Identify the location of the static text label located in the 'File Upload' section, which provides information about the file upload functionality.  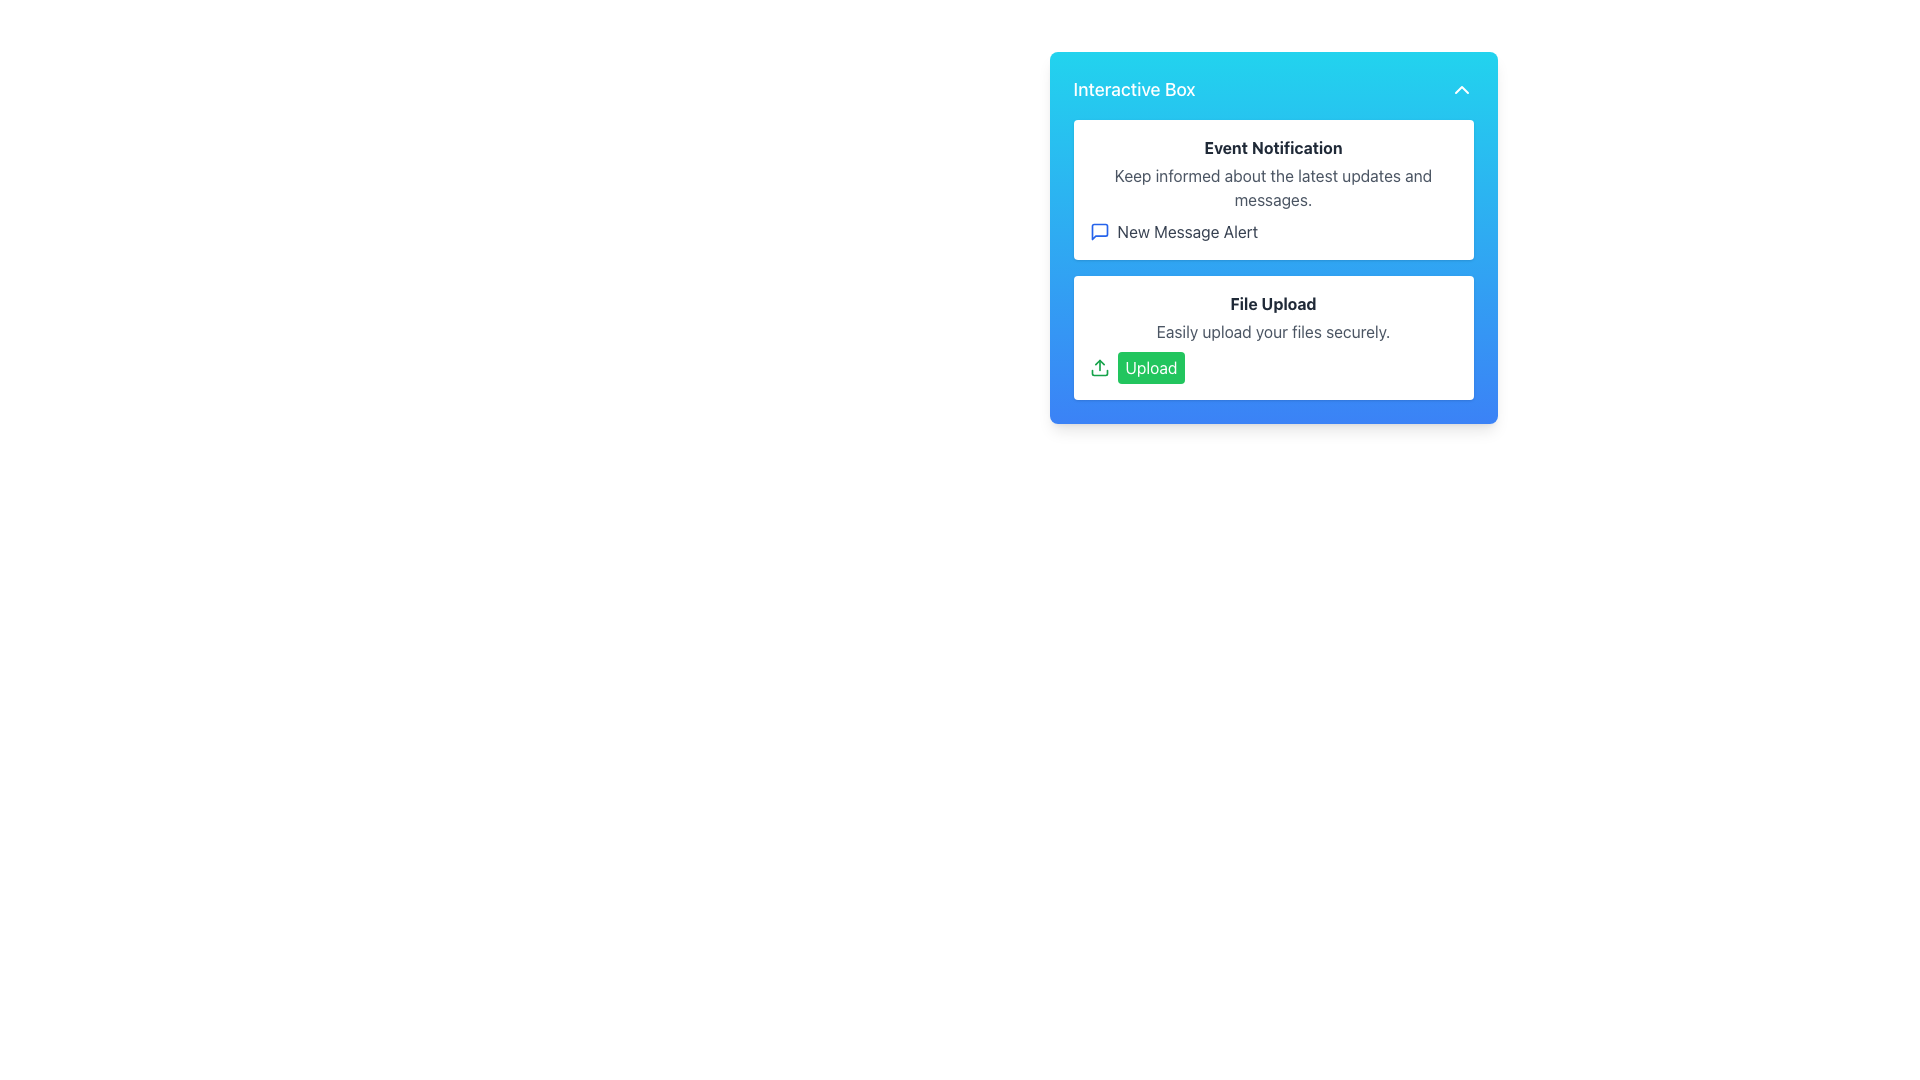
(1272, 330).